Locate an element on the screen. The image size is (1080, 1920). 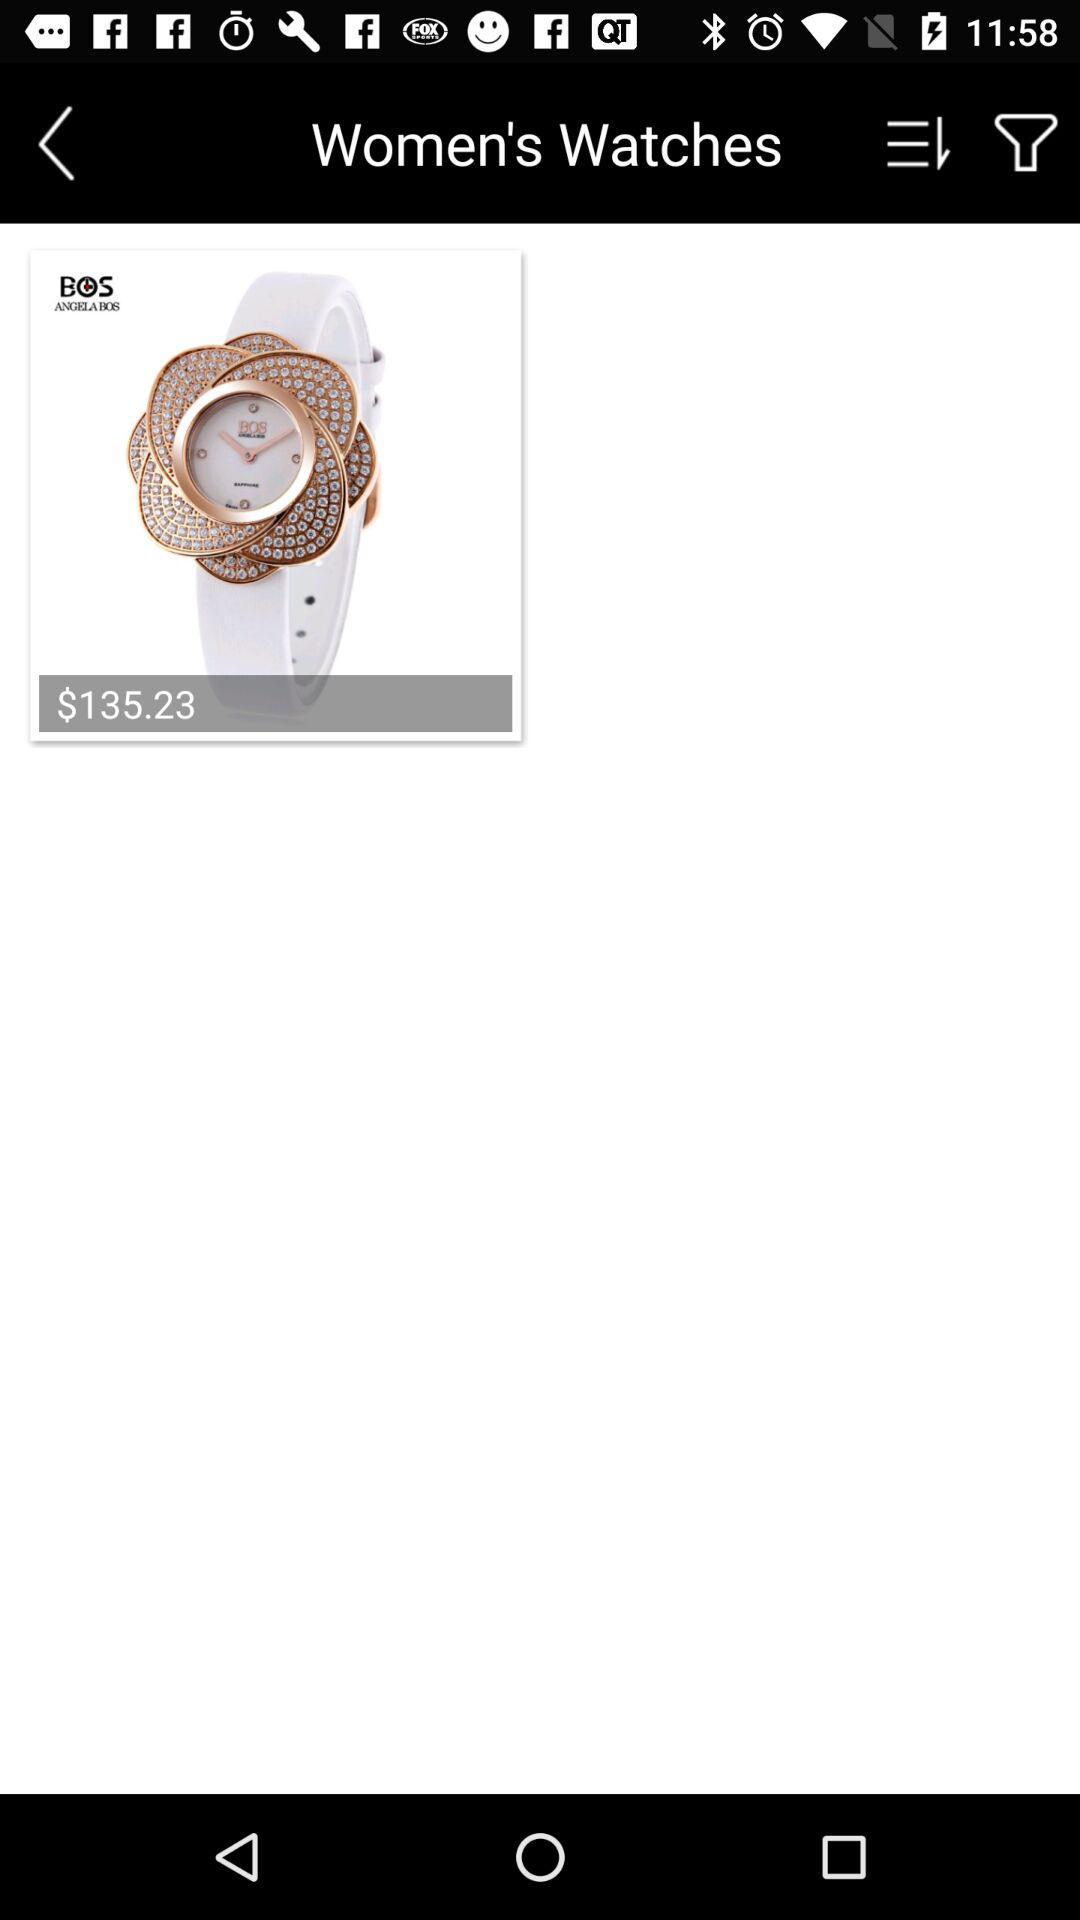
the arrow_backward icon is located at coordinates (55, 142).